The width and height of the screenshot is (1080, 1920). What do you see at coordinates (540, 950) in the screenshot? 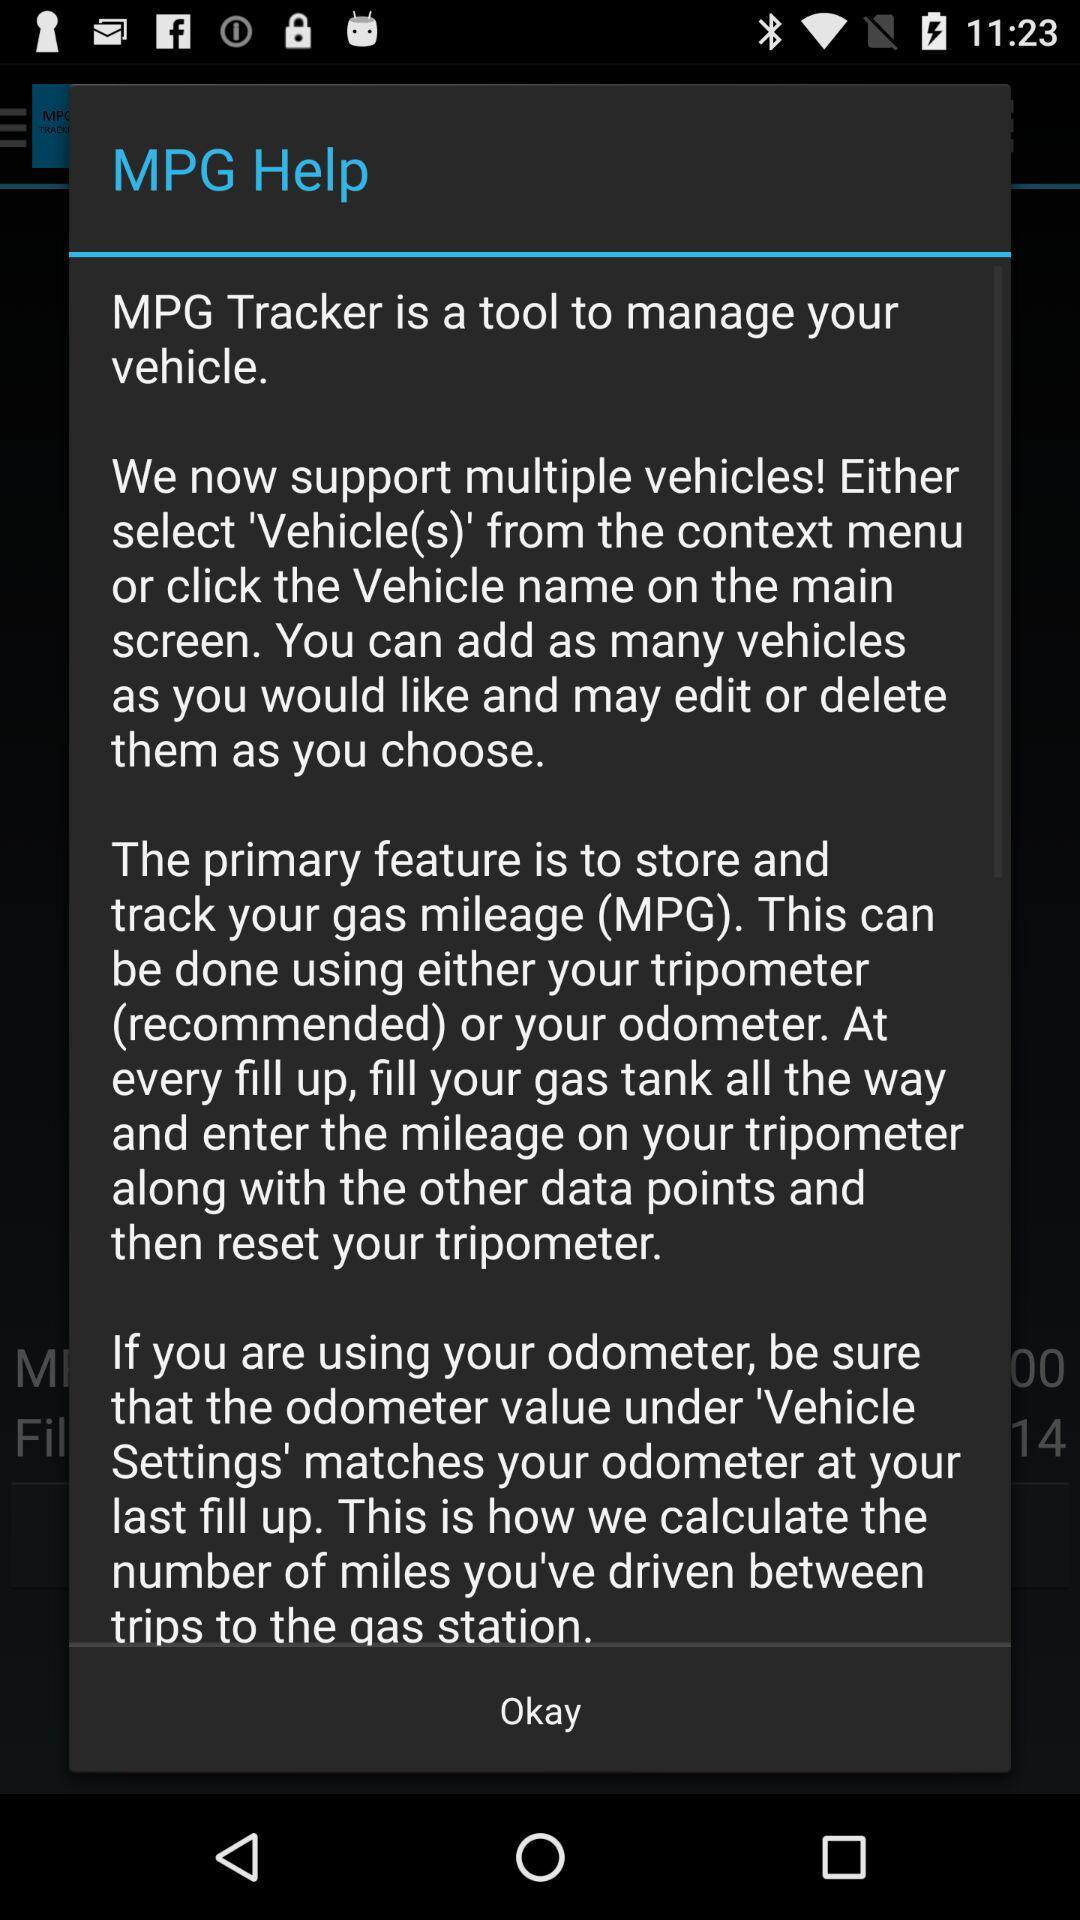
I see `the item above okay button` at bounding box center [540, 950].